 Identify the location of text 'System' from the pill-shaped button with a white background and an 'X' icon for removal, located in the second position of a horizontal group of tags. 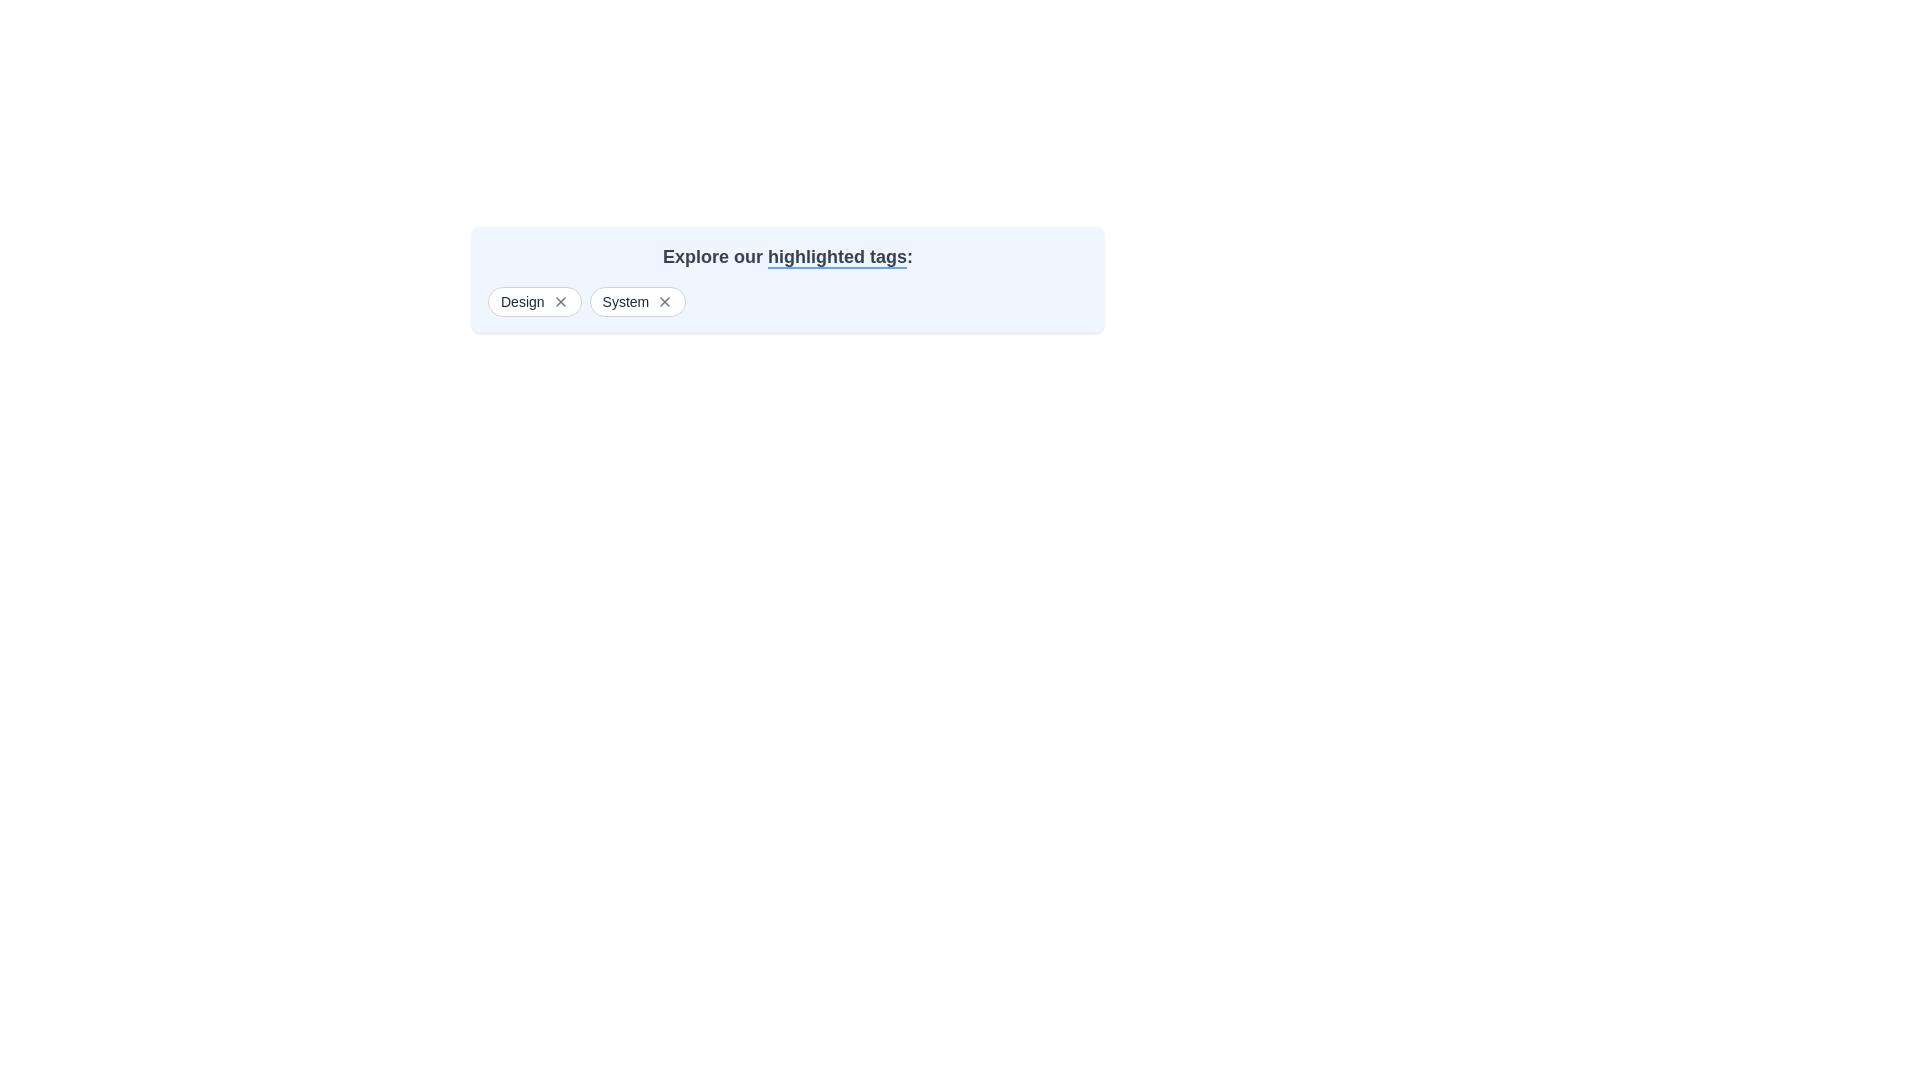
(637, 301).